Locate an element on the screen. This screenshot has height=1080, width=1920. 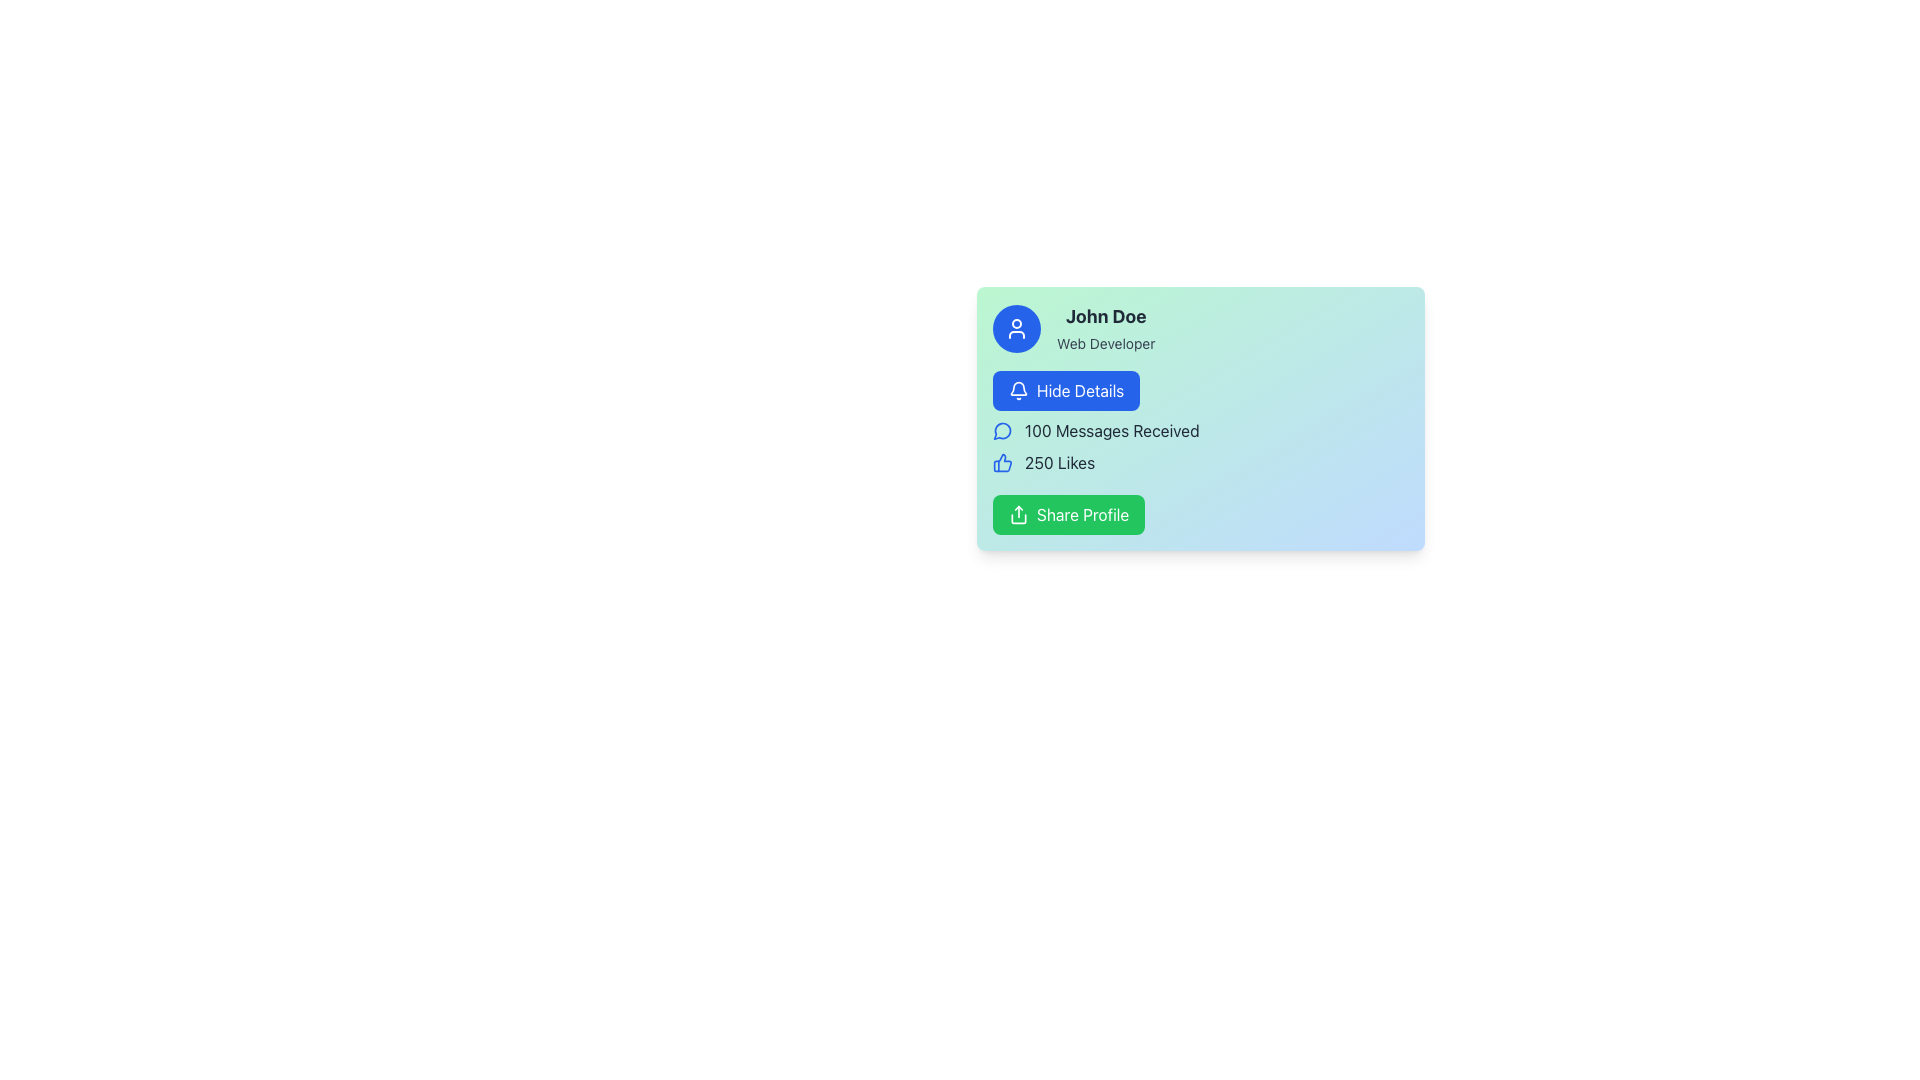
the blue thumbs-up icon located below the vertical stem-like shape, adjacent to the text '250 Likes' is located at coordinates (1003, 462).